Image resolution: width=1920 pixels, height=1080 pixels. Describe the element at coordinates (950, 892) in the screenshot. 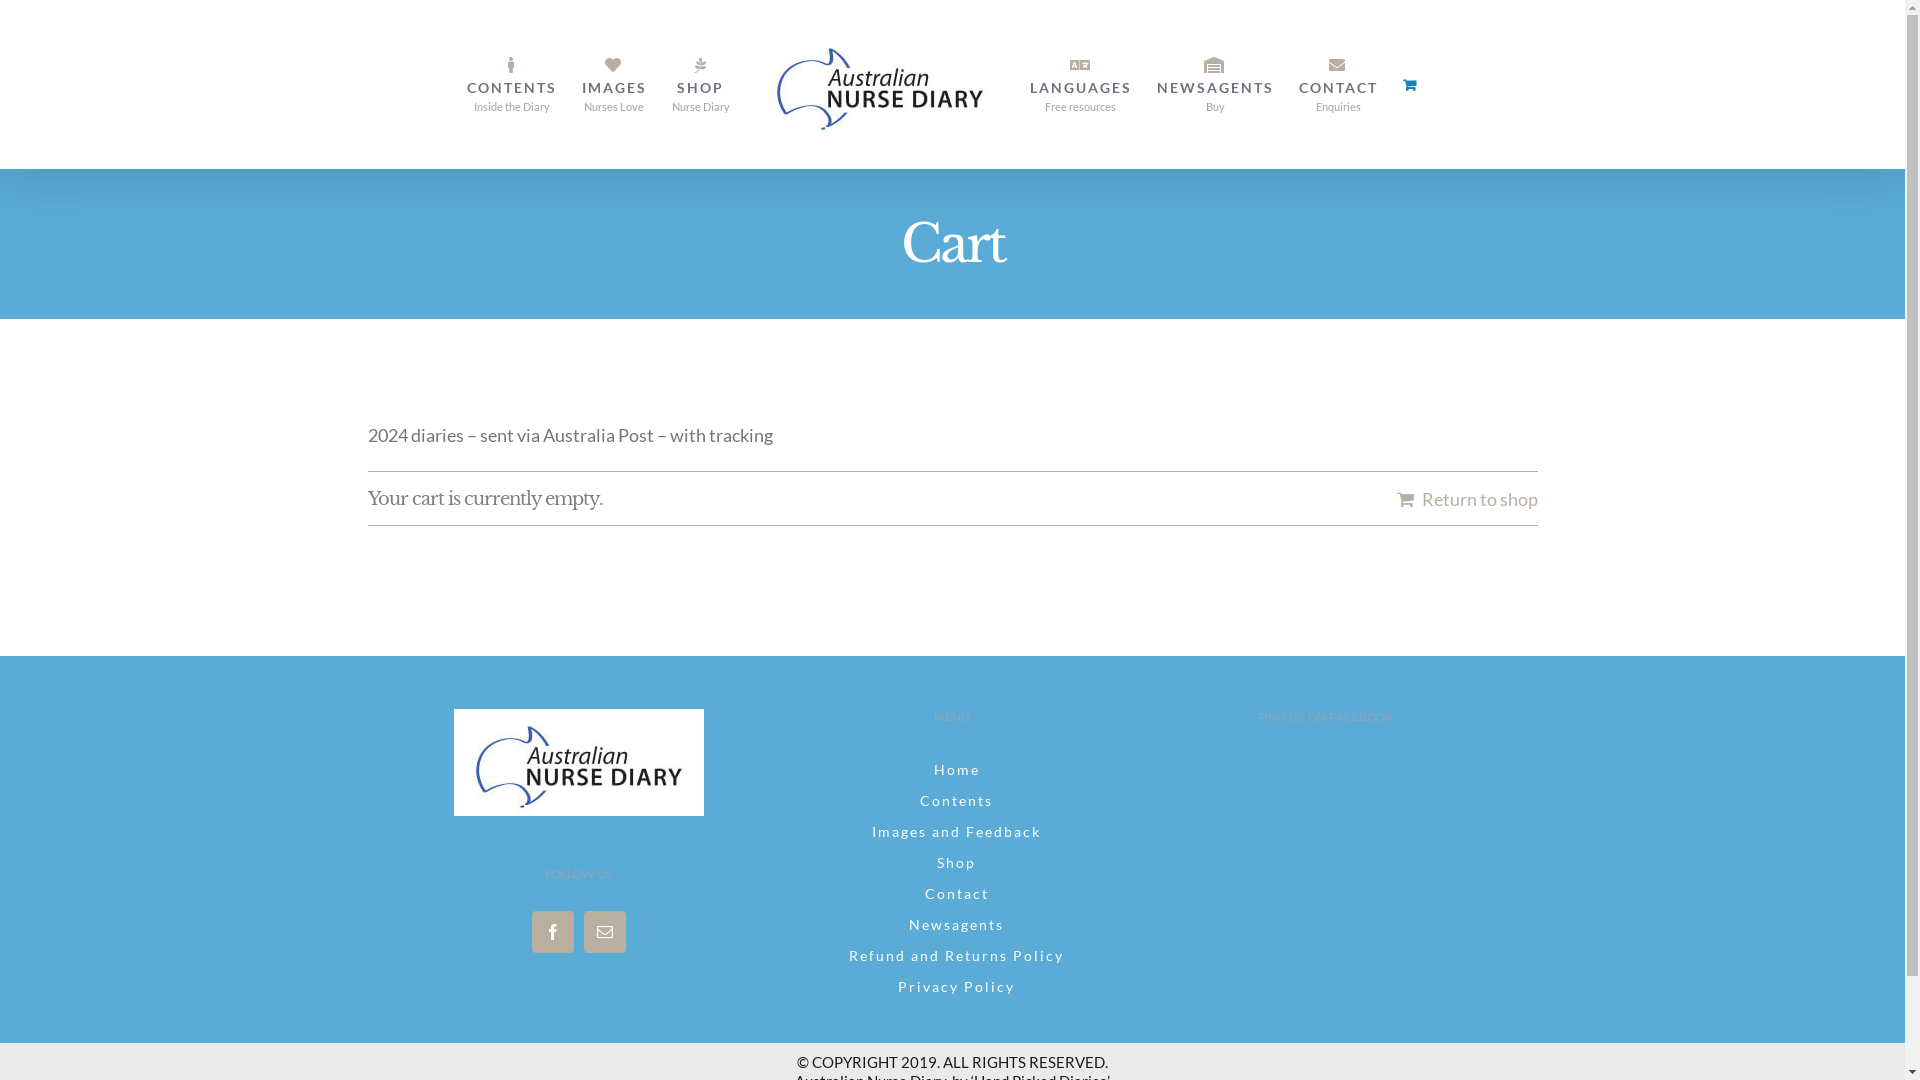

I see `'Contact'` at that location.